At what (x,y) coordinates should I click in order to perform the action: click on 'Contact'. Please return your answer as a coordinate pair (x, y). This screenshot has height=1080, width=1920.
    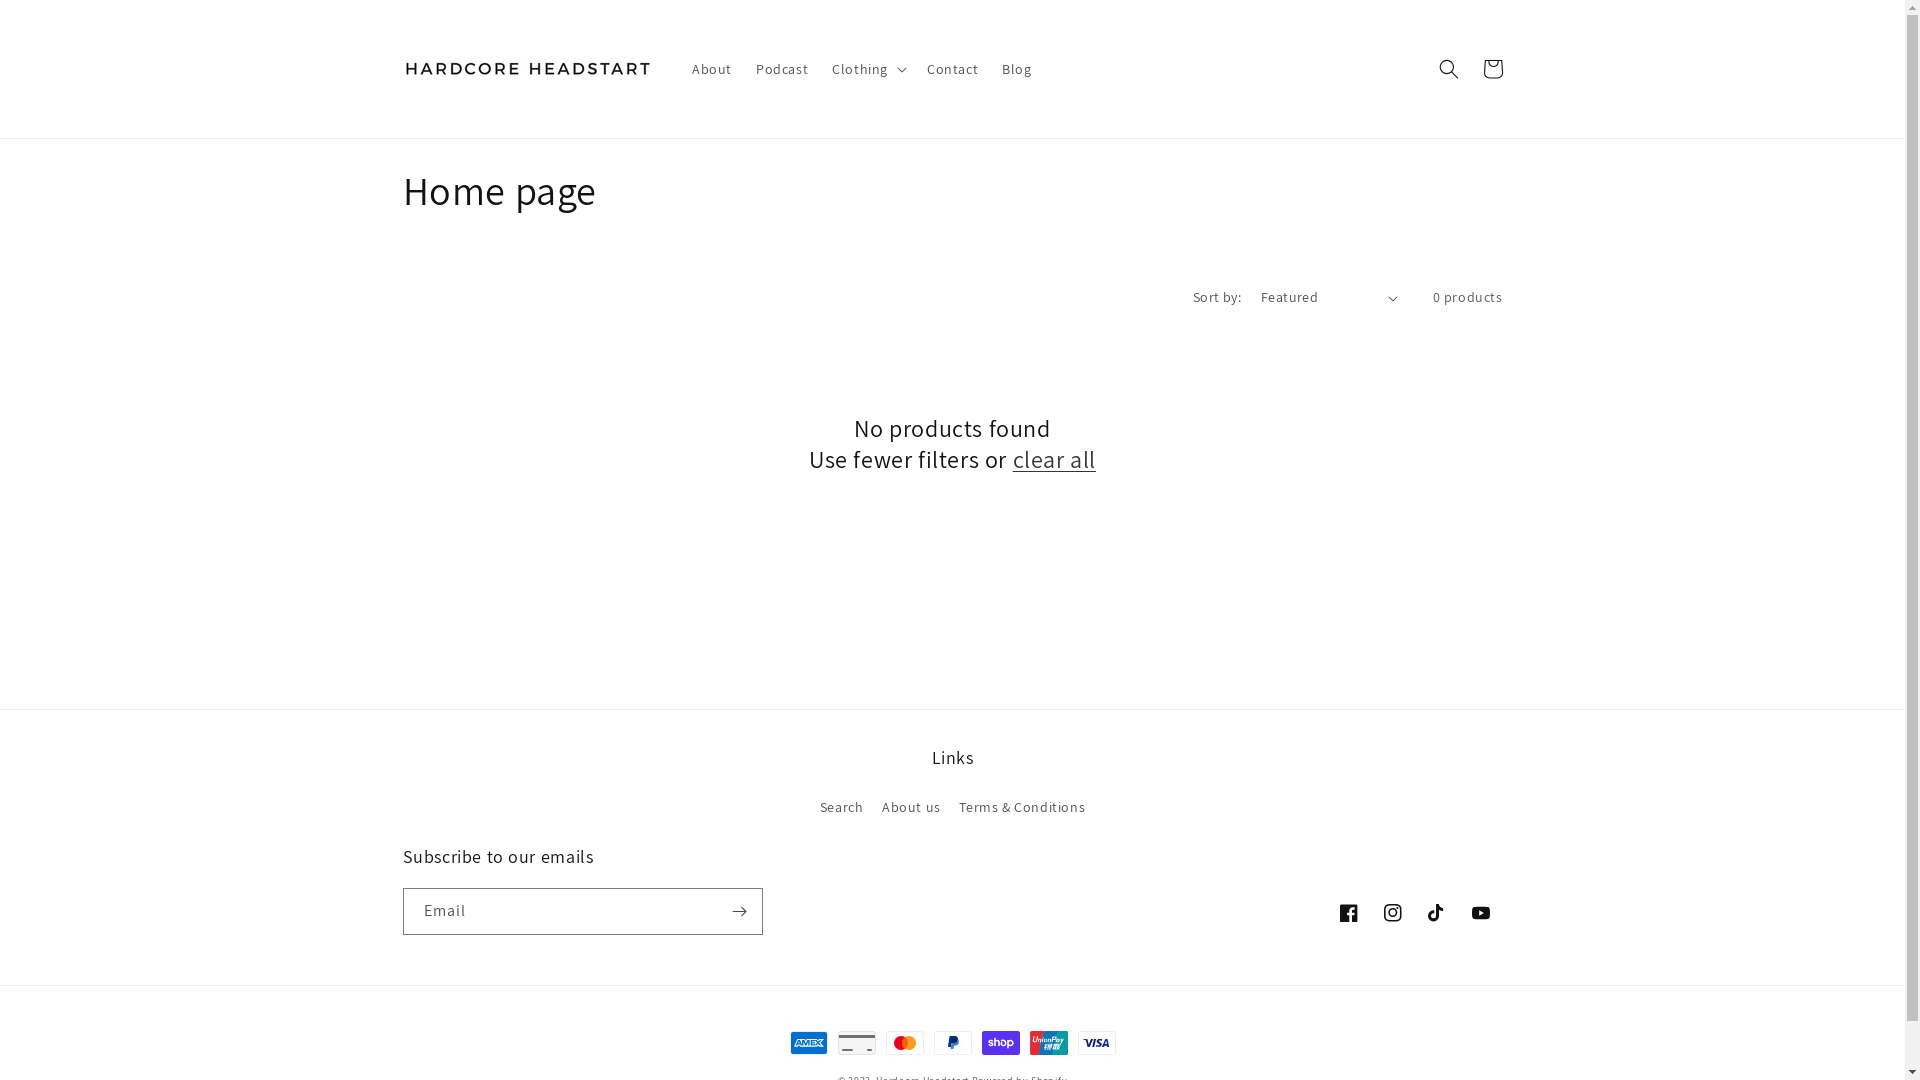
    Looking at the image, I should click on (951, 68).